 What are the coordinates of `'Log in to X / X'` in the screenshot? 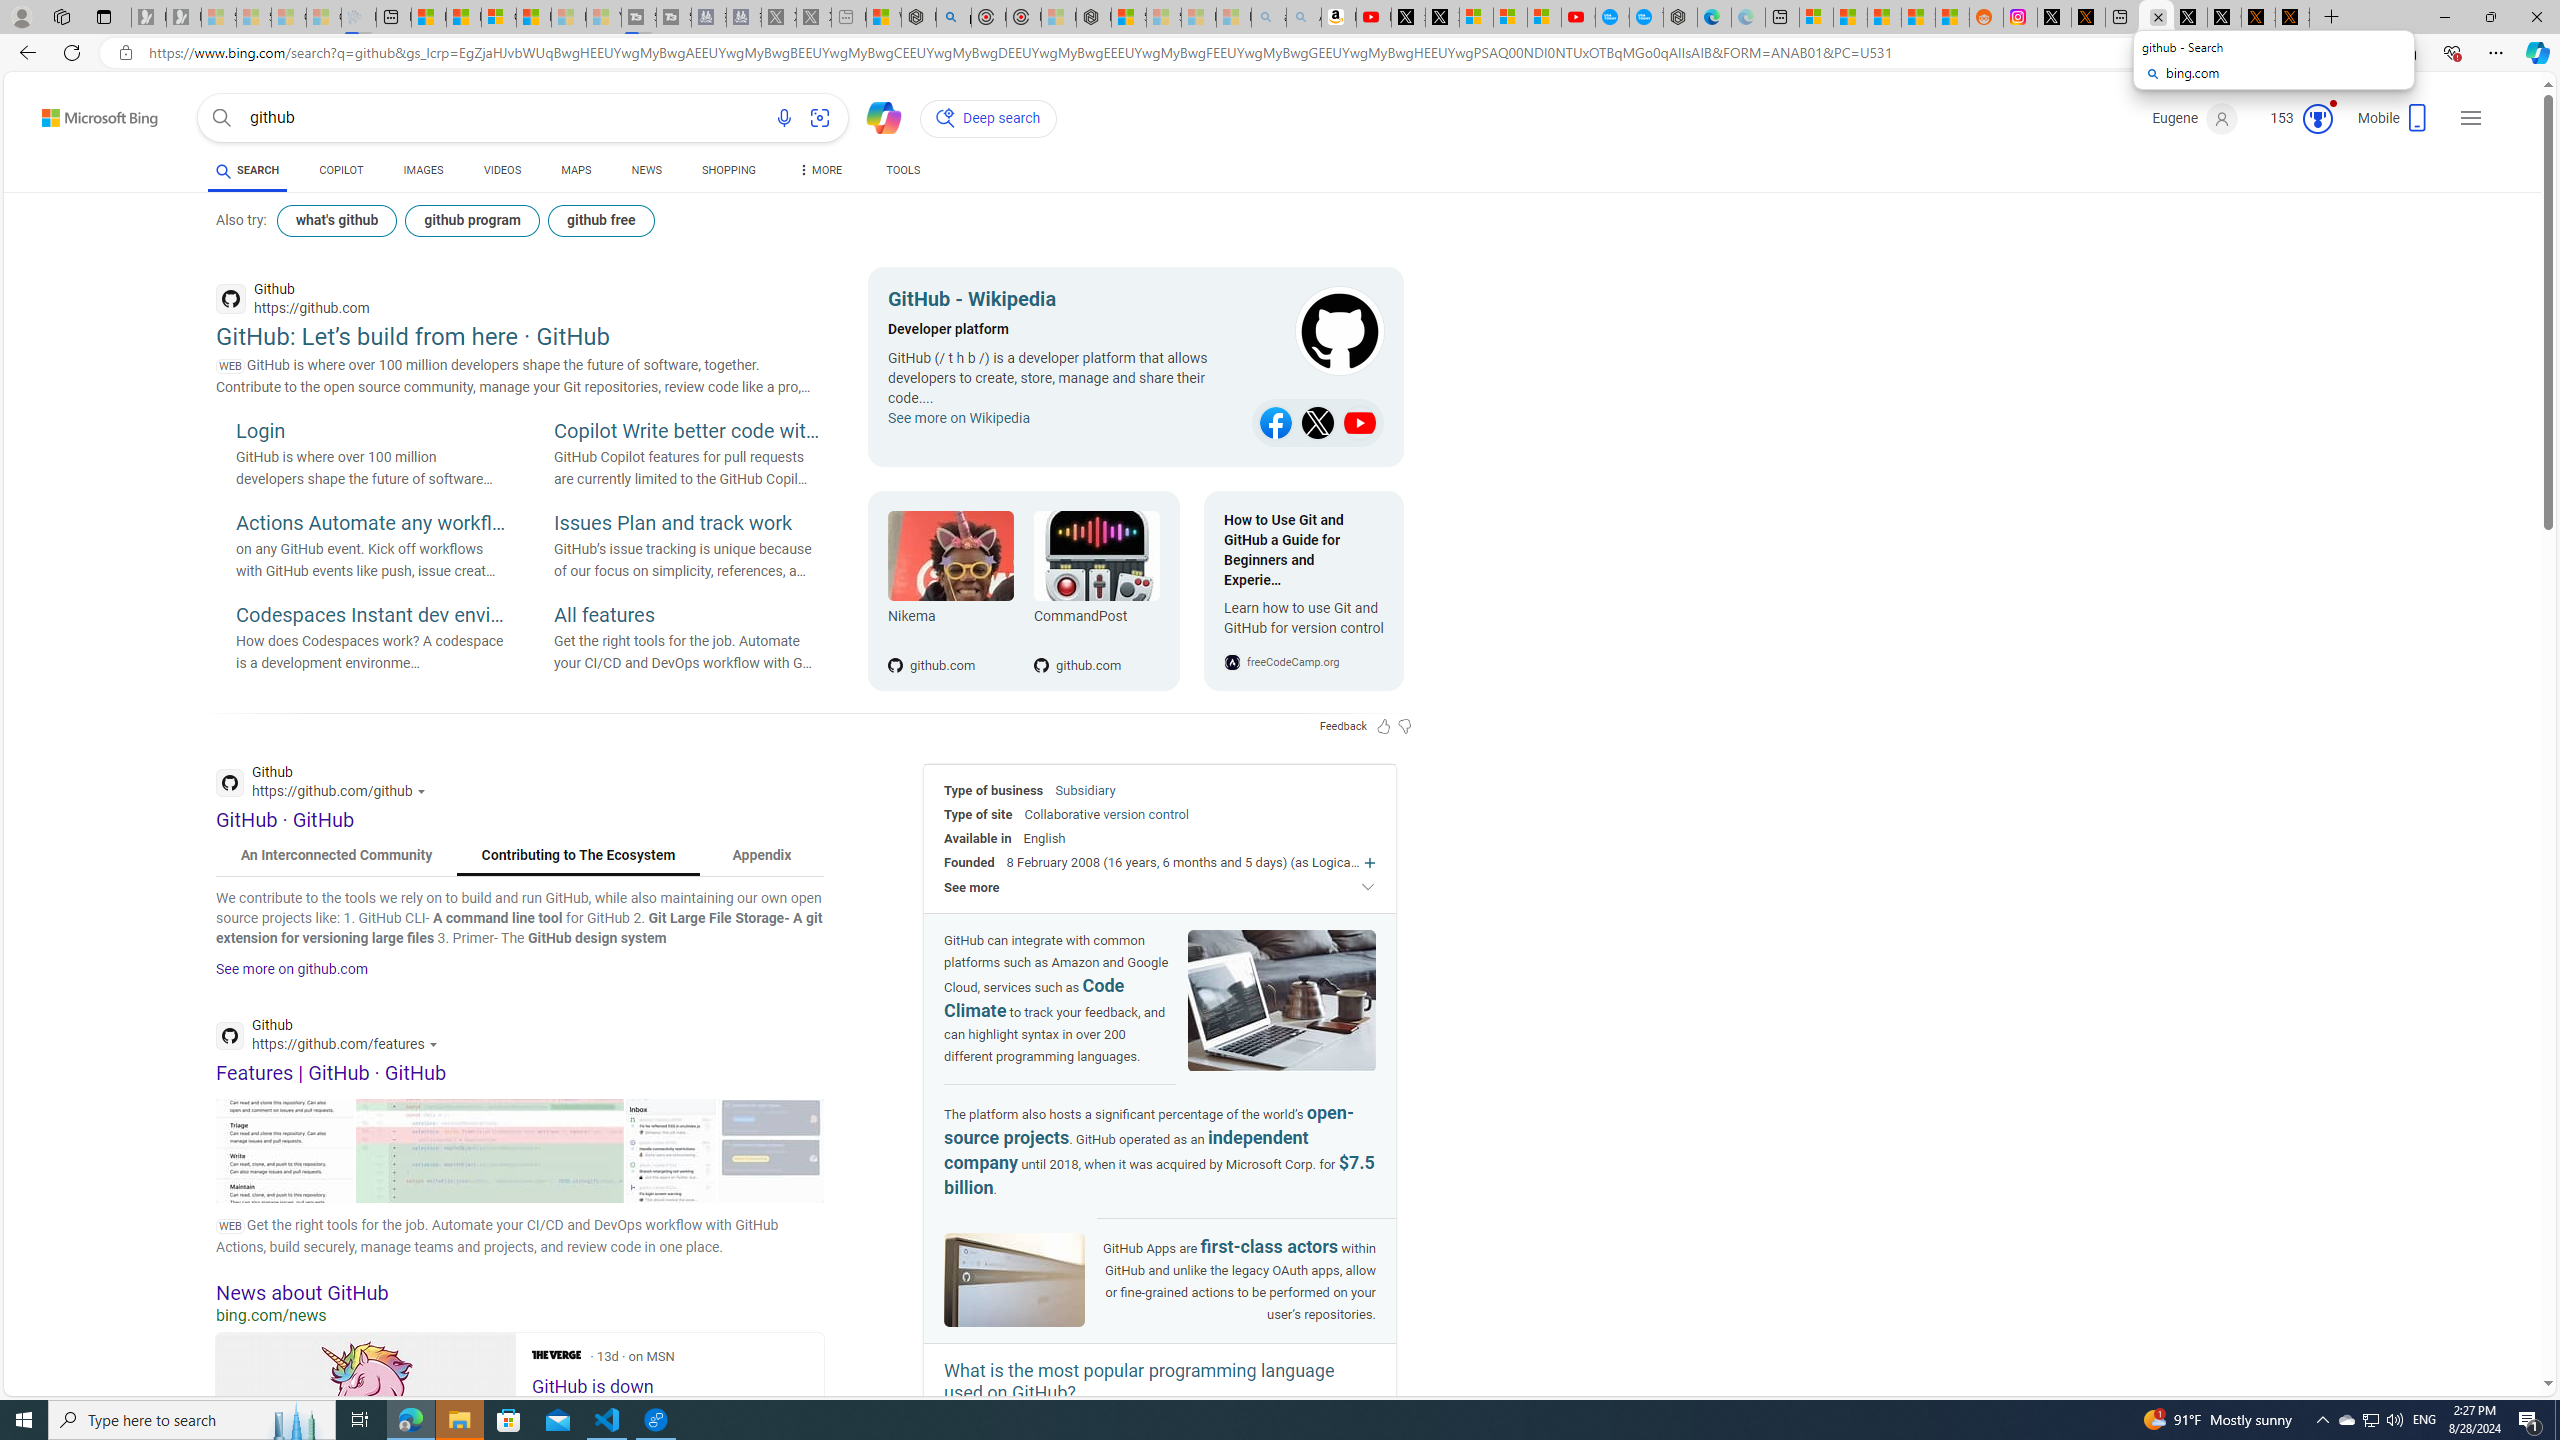 It's located at (2054, 16).